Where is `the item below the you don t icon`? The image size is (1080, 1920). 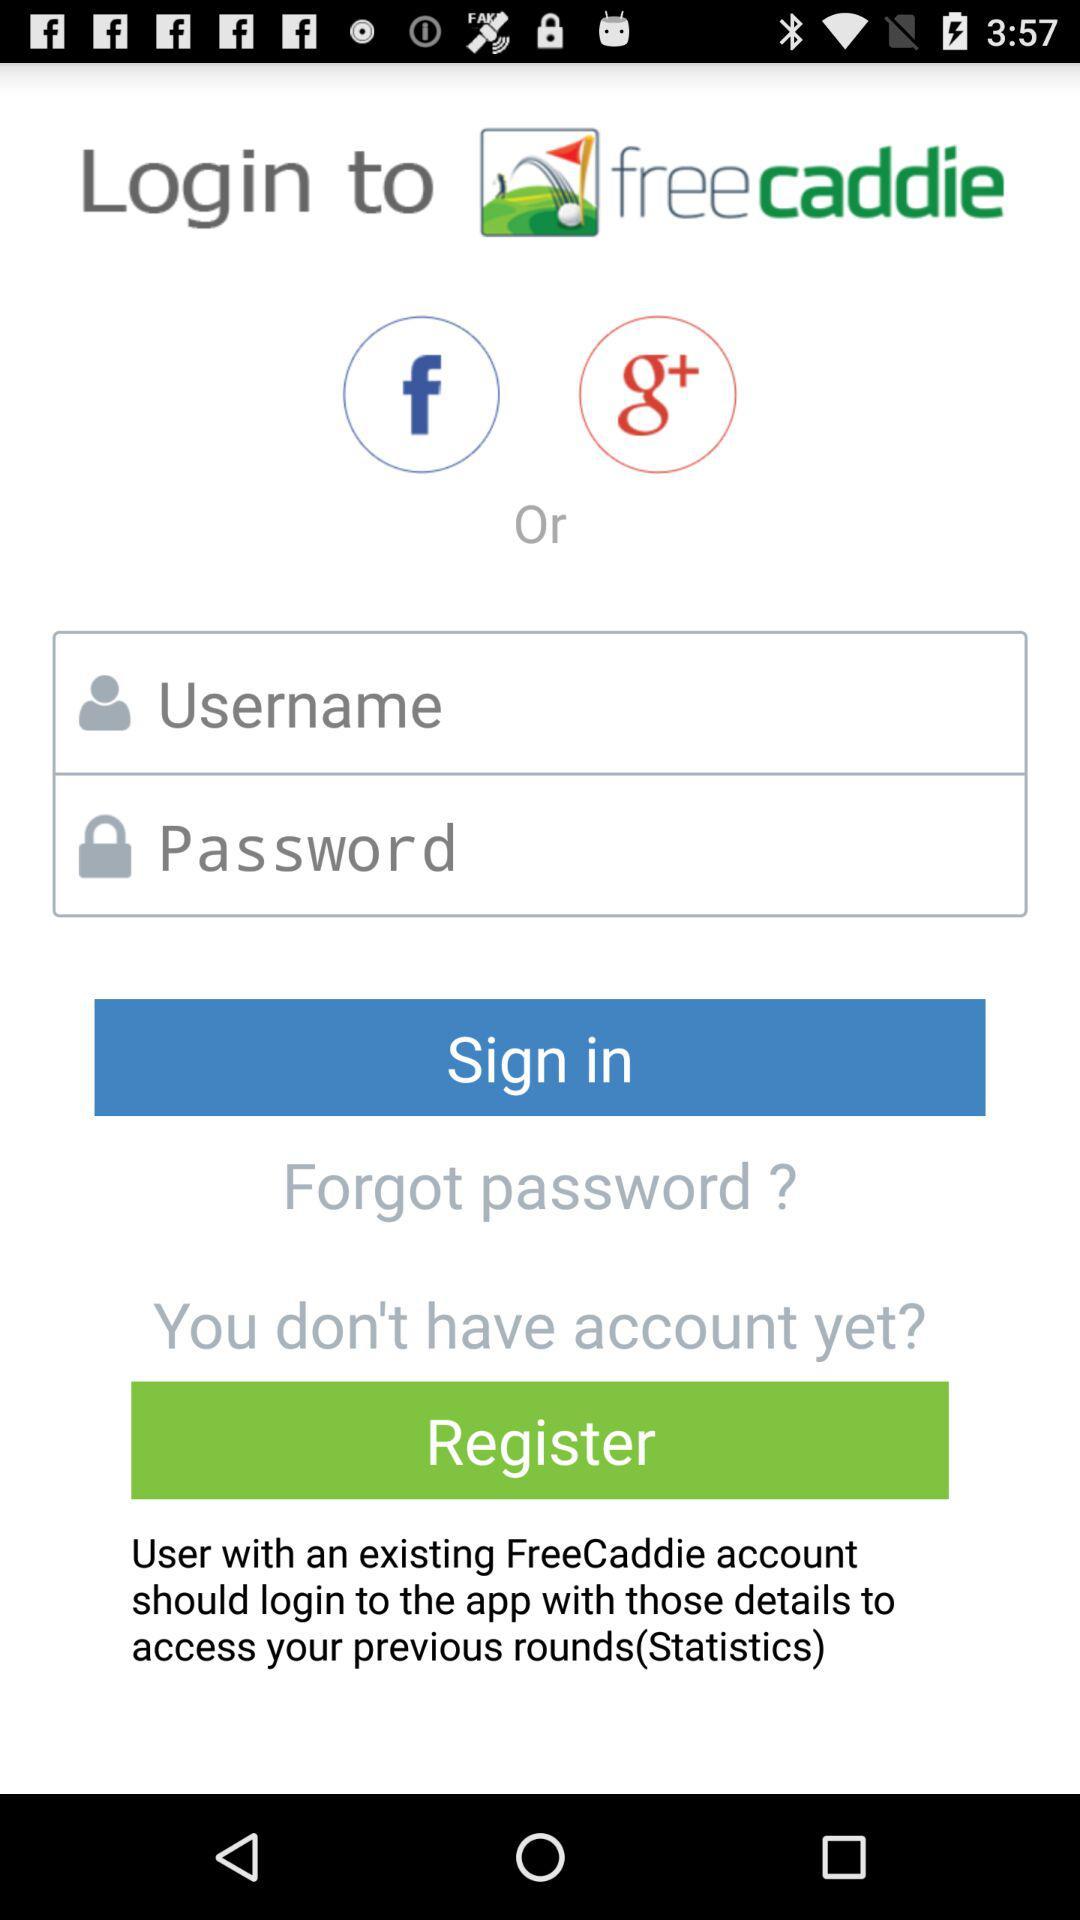
the item below the you don t icon is located at coordinates (540, 1440).